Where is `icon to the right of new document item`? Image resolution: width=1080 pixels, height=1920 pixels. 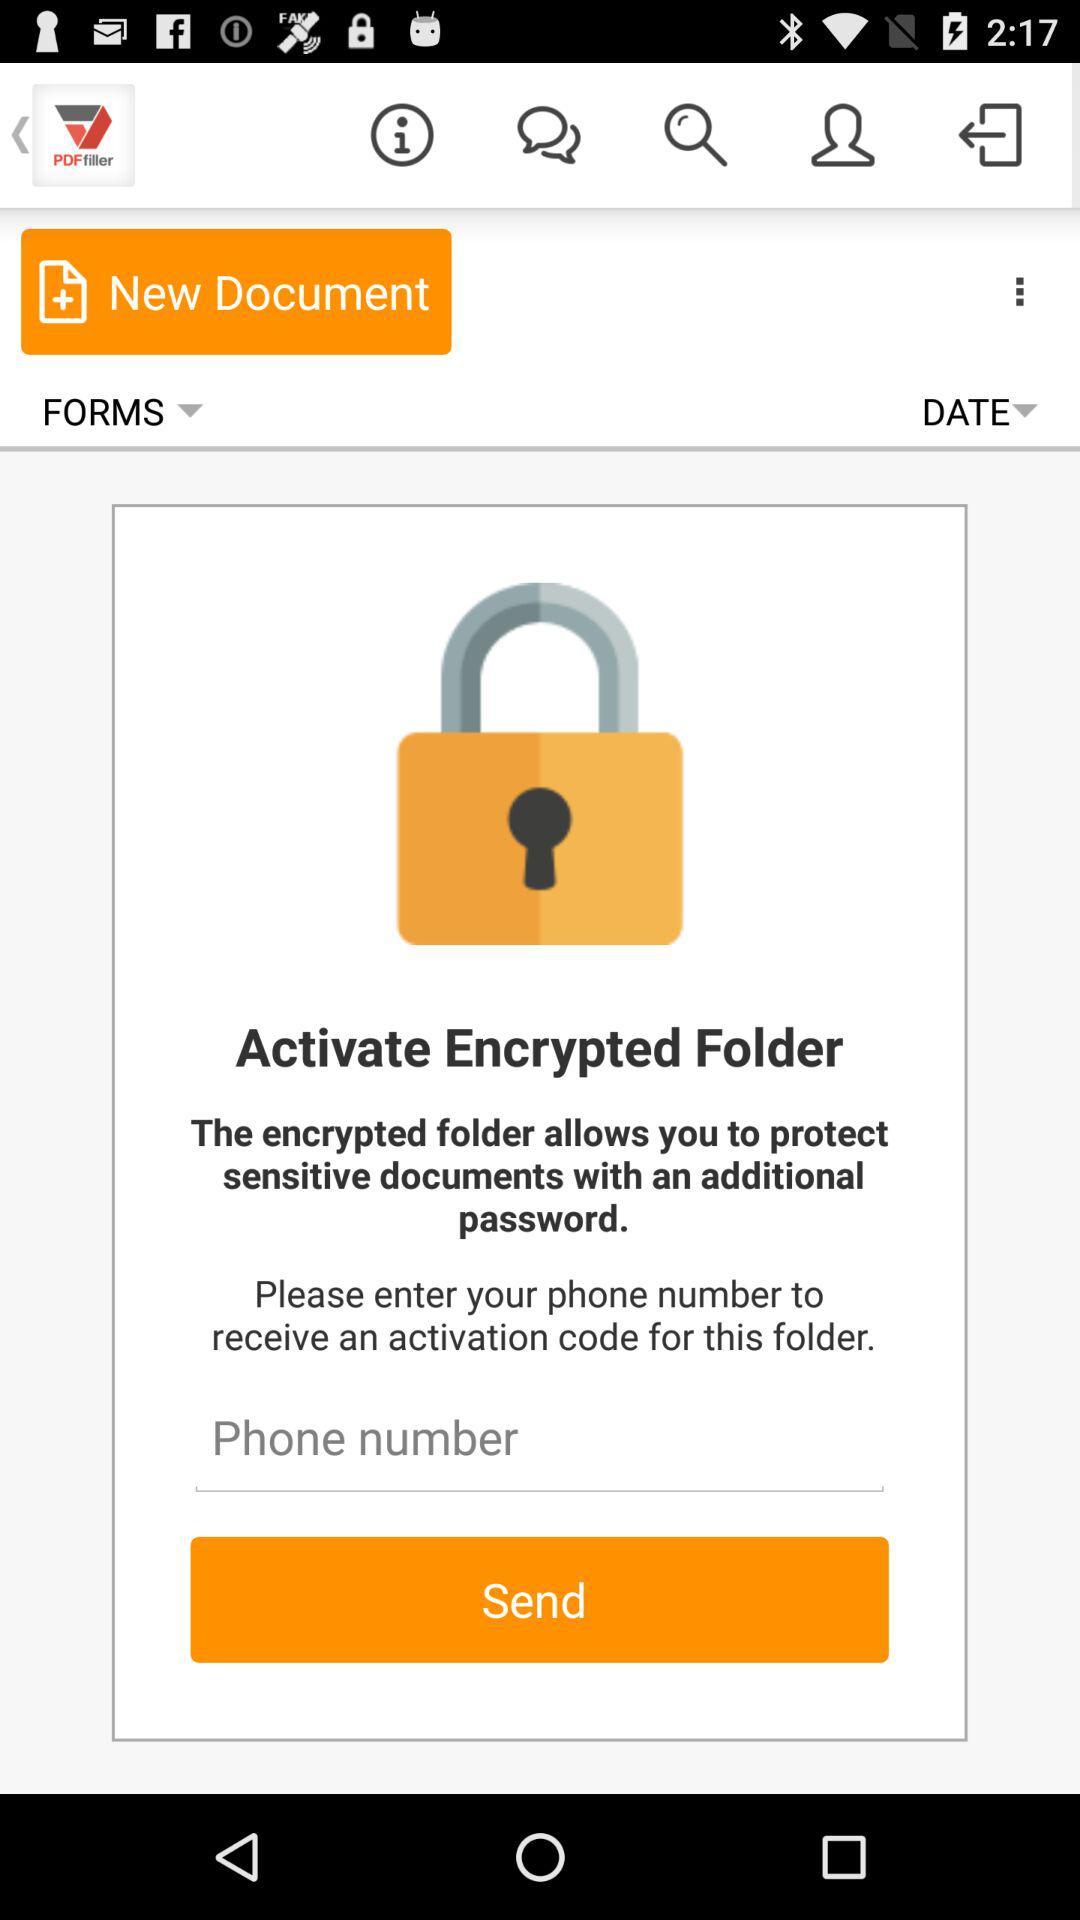 icon to the right of new document item is located at coordinates (1019, 290).